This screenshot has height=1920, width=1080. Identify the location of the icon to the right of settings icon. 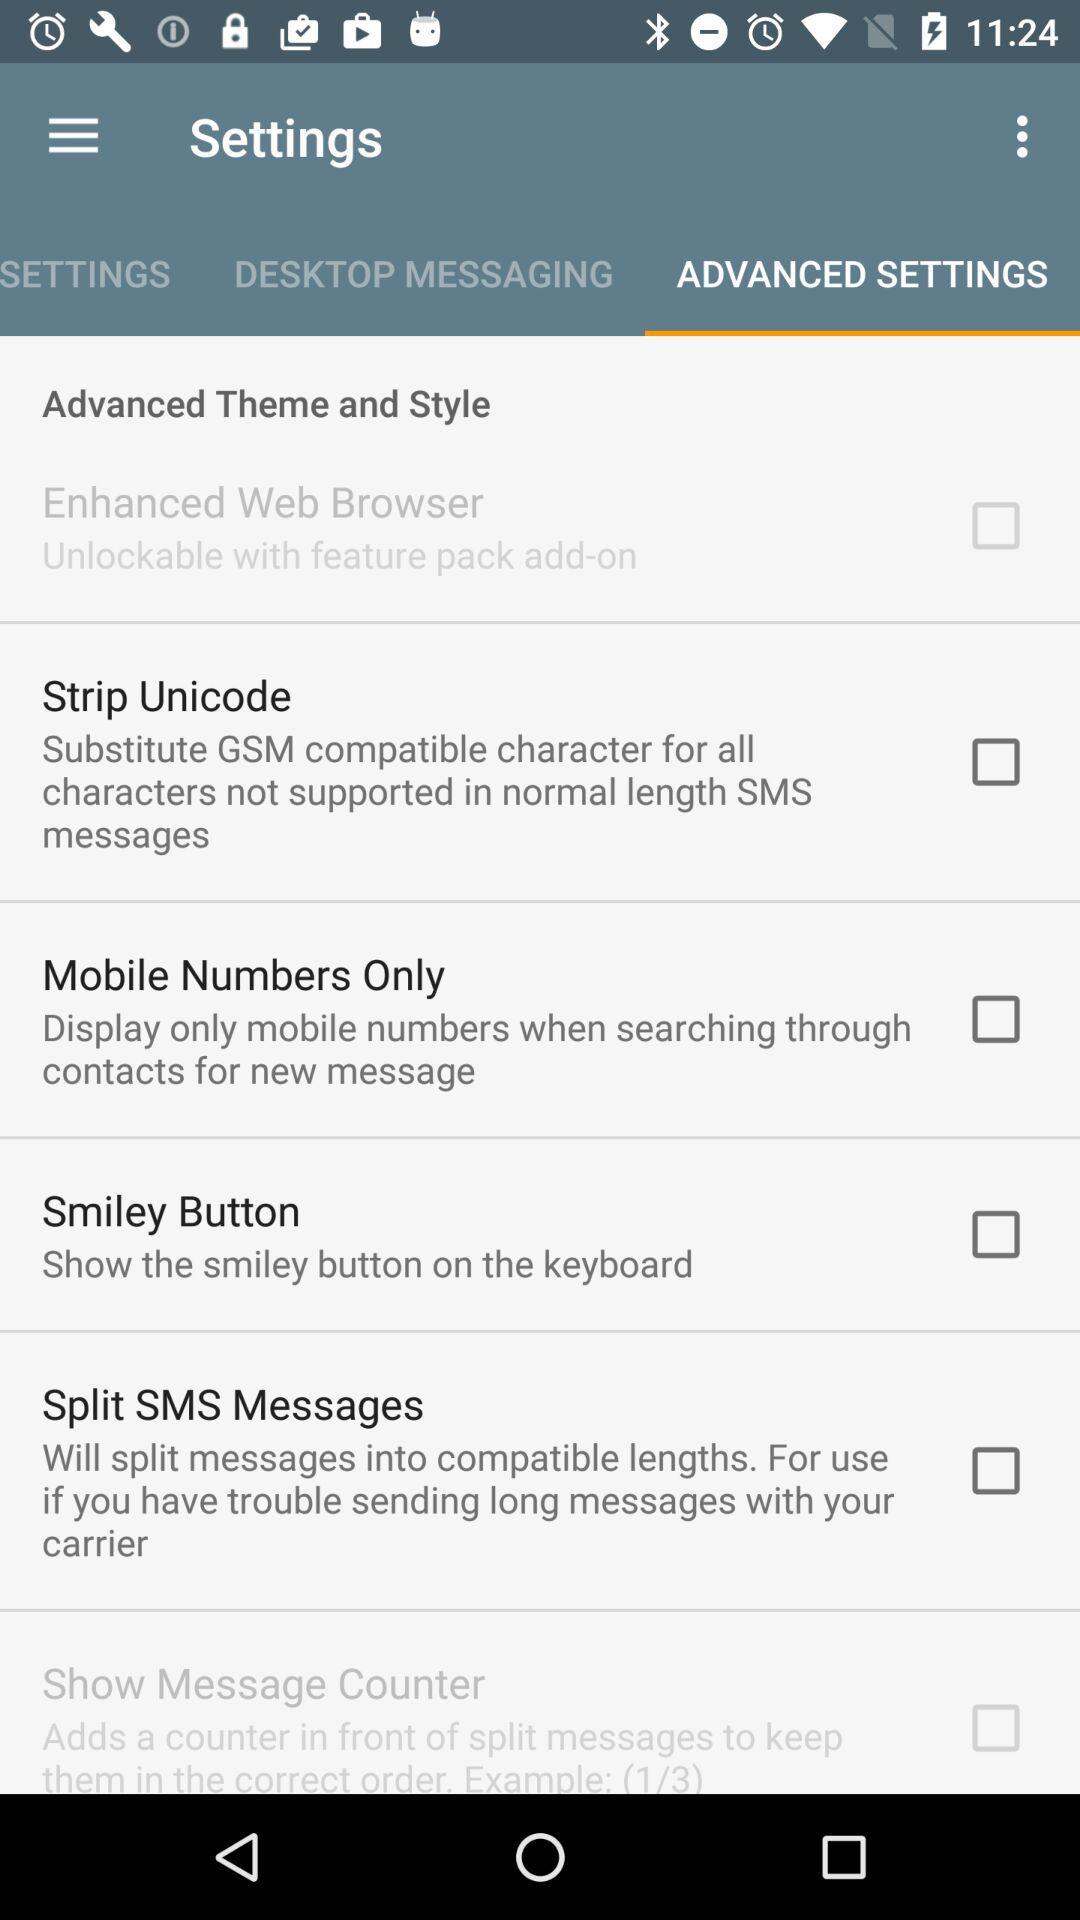
(1027, 135).